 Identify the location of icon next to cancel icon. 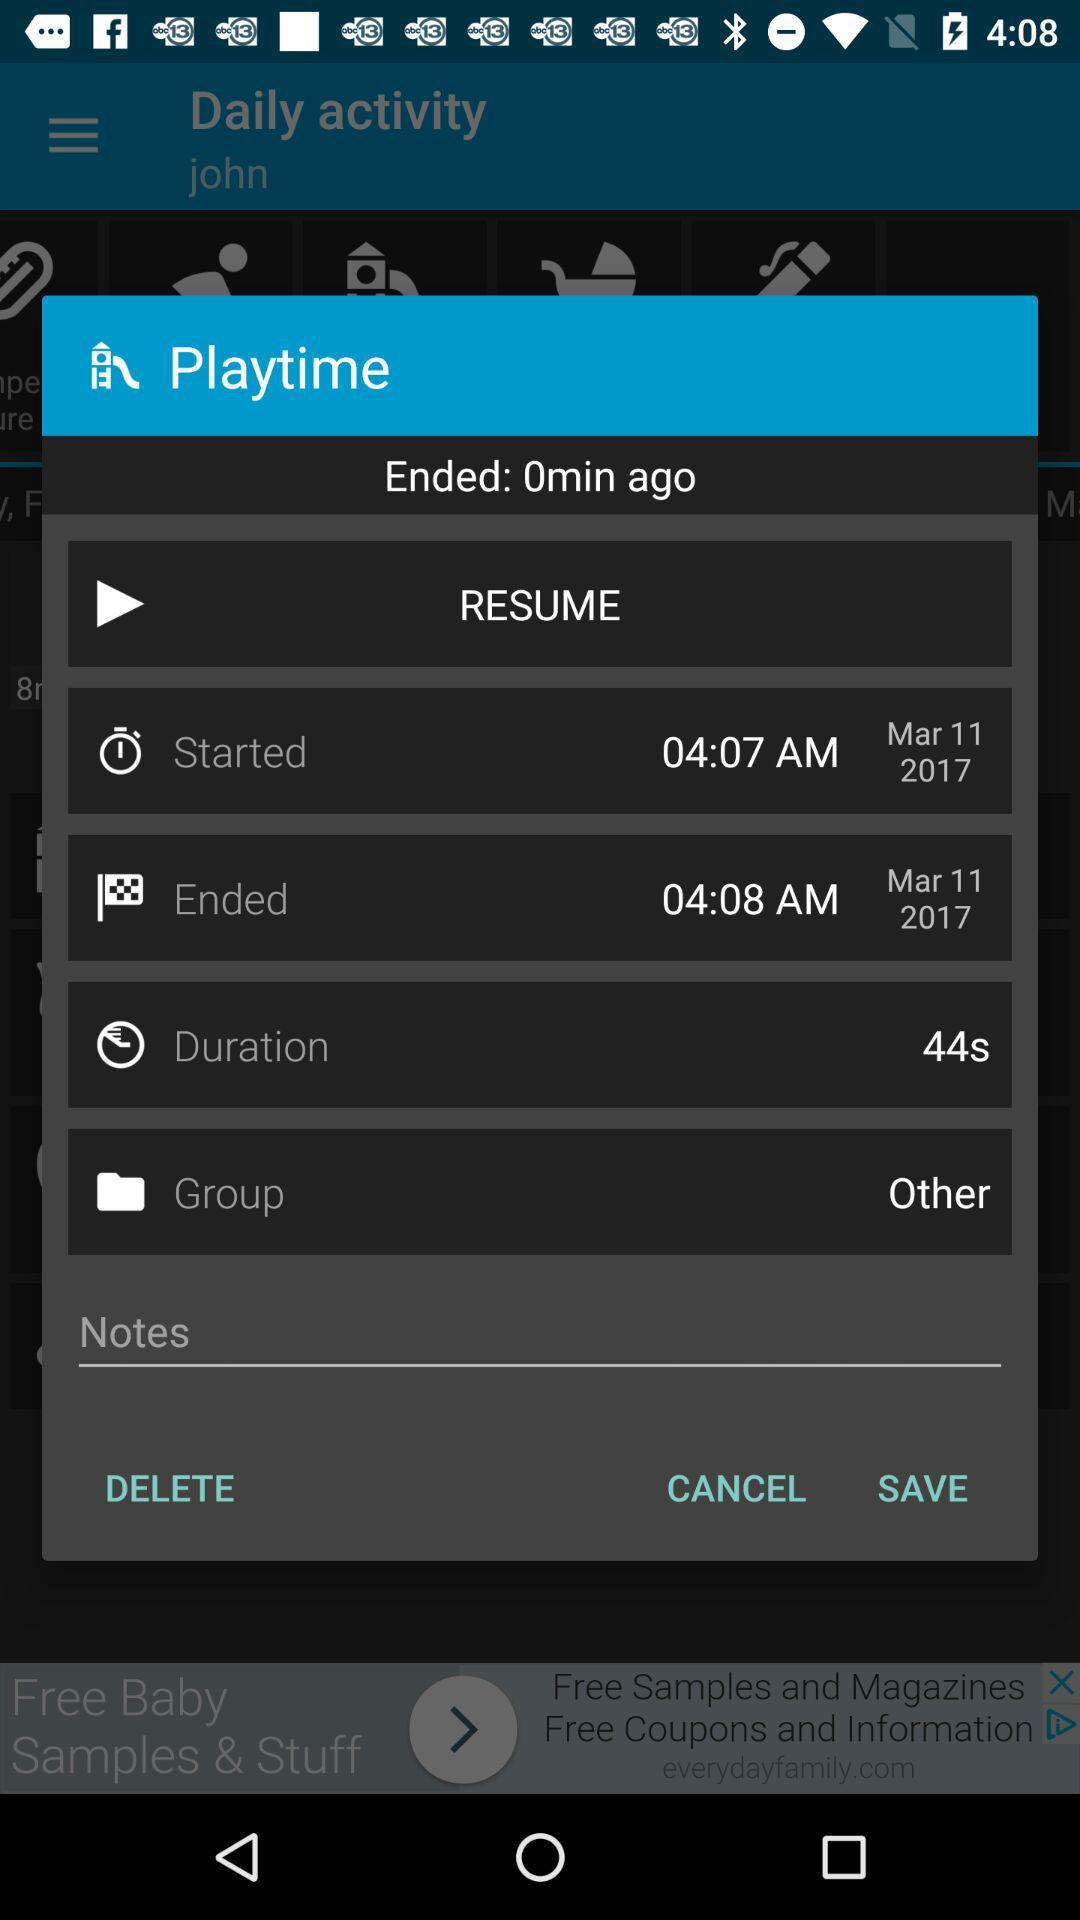
(922, 1487).